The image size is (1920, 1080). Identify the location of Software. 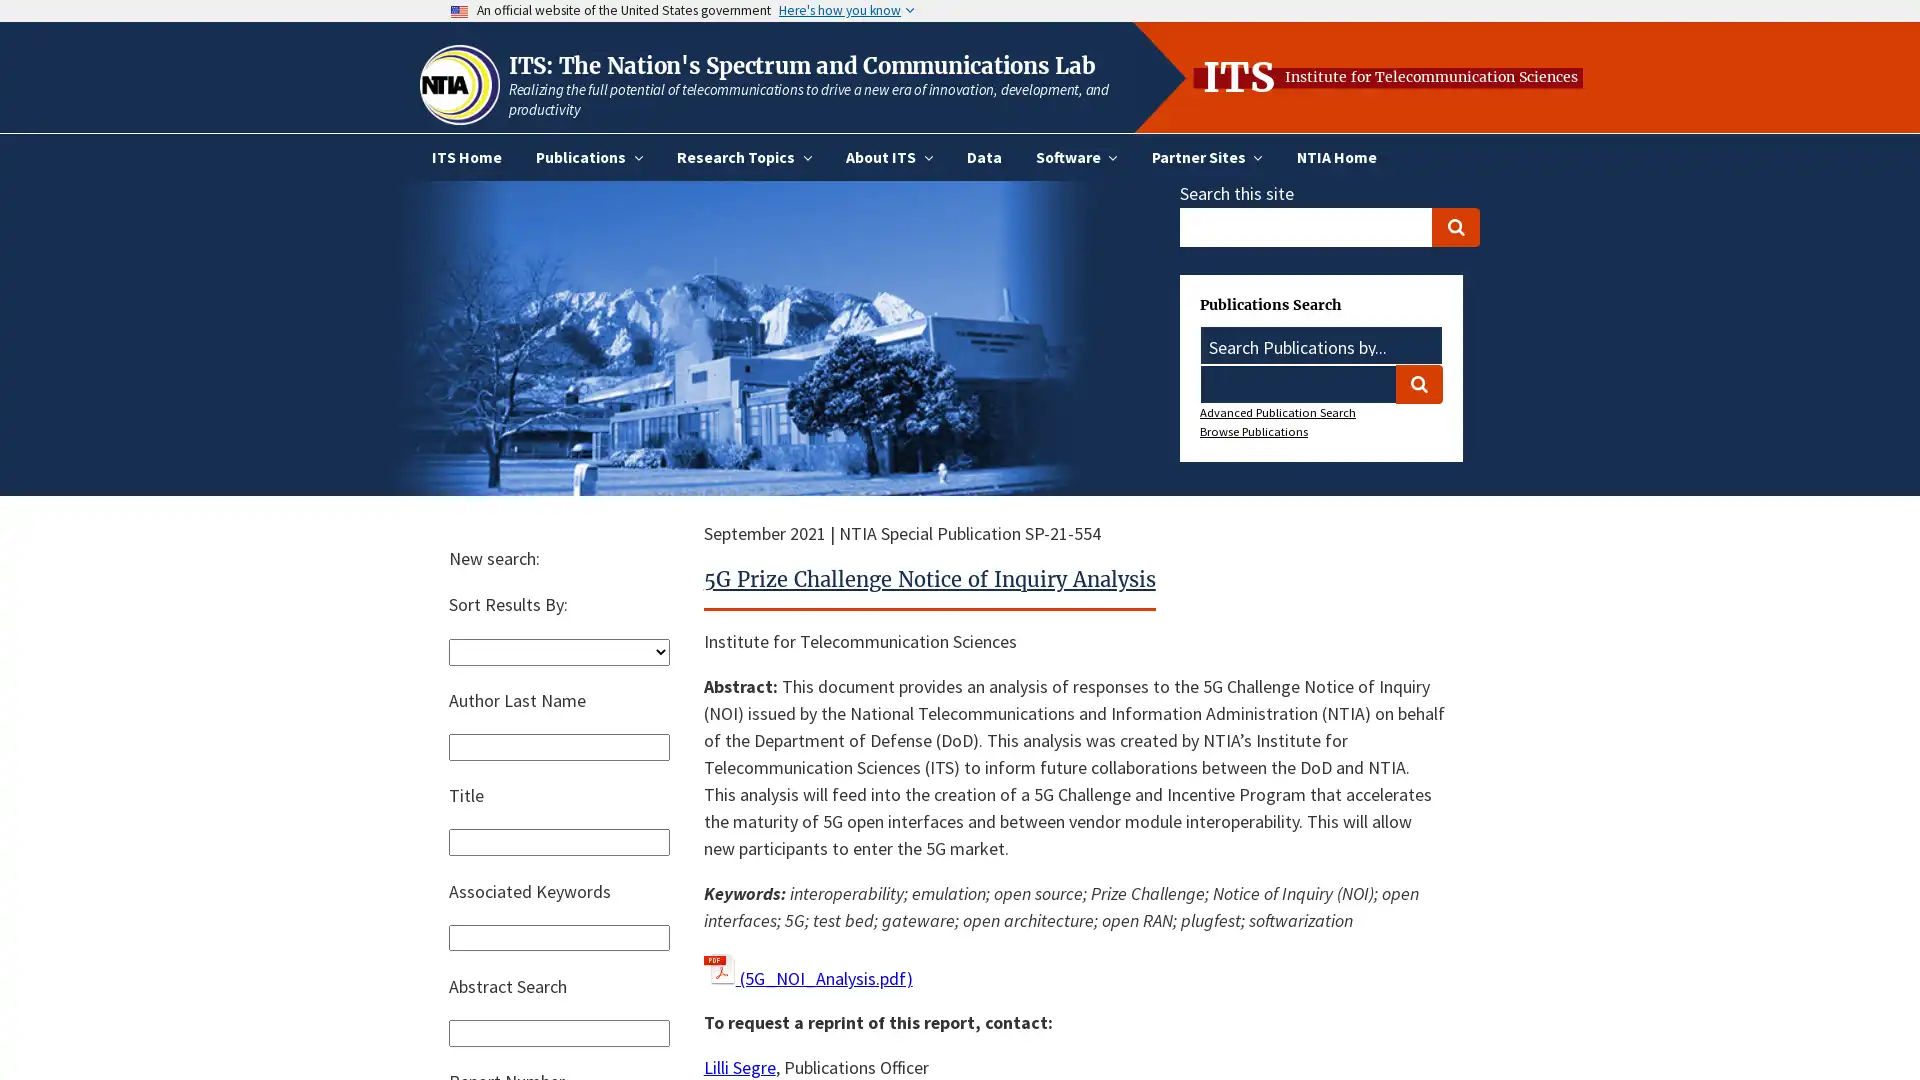
(1074, 156).